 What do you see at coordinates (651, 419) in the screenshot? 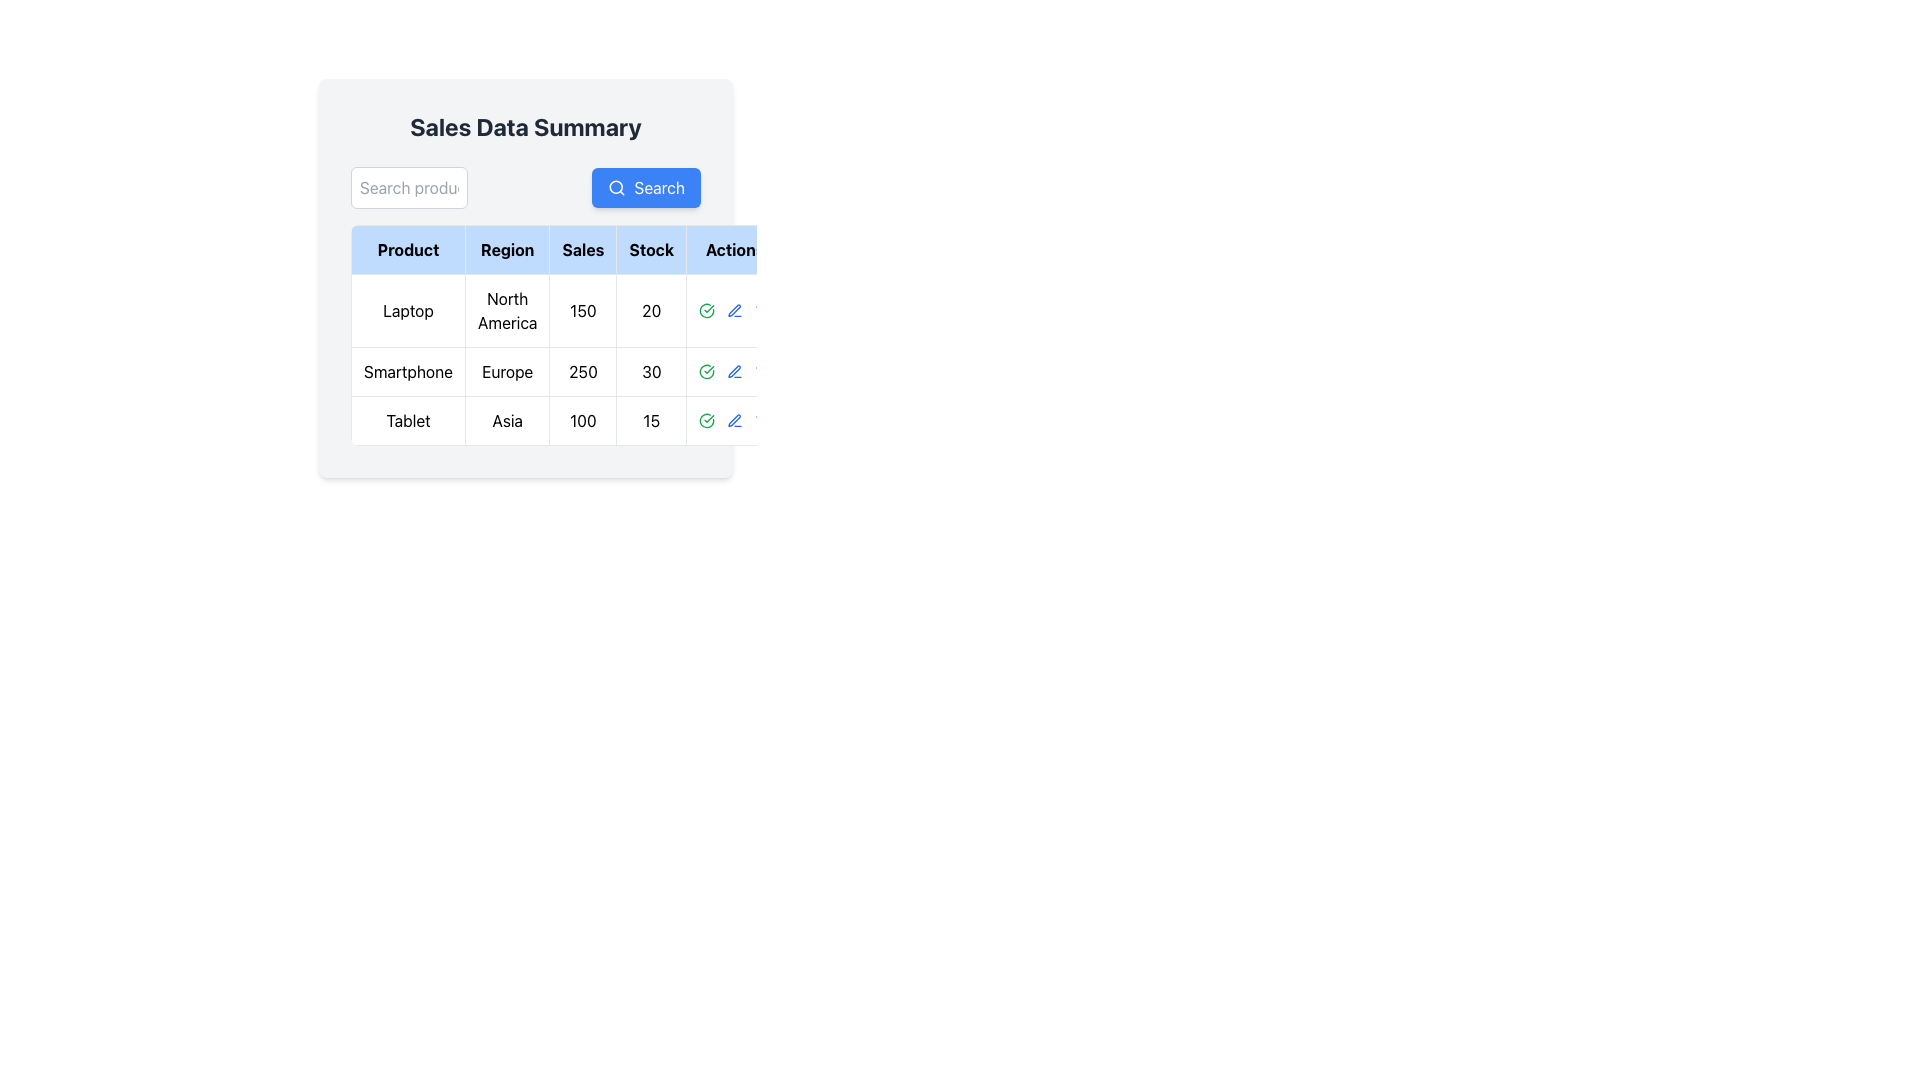
I see `the fourth cell in the 'Stock' column displaying the stock count for the 'Tablet' product in the bottom-most row of the main data table` at bounding box center [651, 419].